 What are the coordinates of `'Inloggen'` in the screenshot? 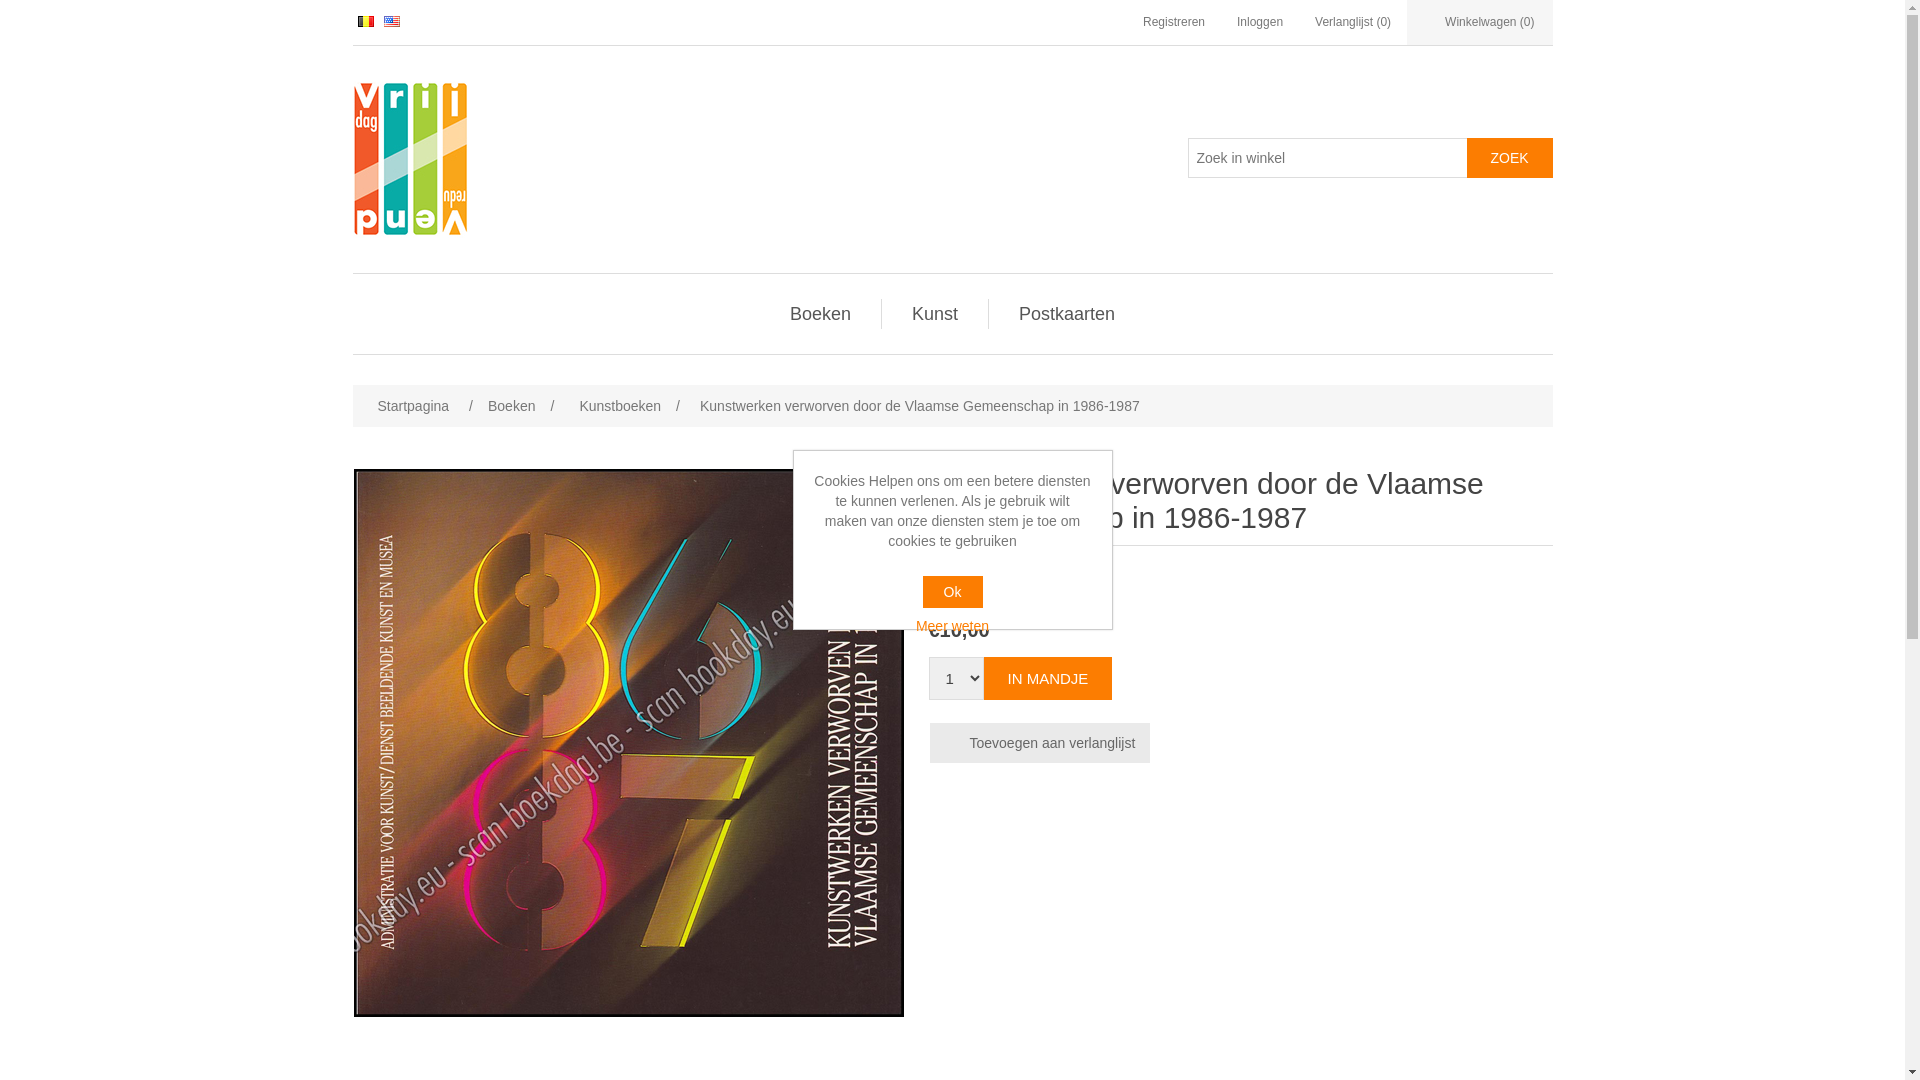 It's located at (1258, 22).